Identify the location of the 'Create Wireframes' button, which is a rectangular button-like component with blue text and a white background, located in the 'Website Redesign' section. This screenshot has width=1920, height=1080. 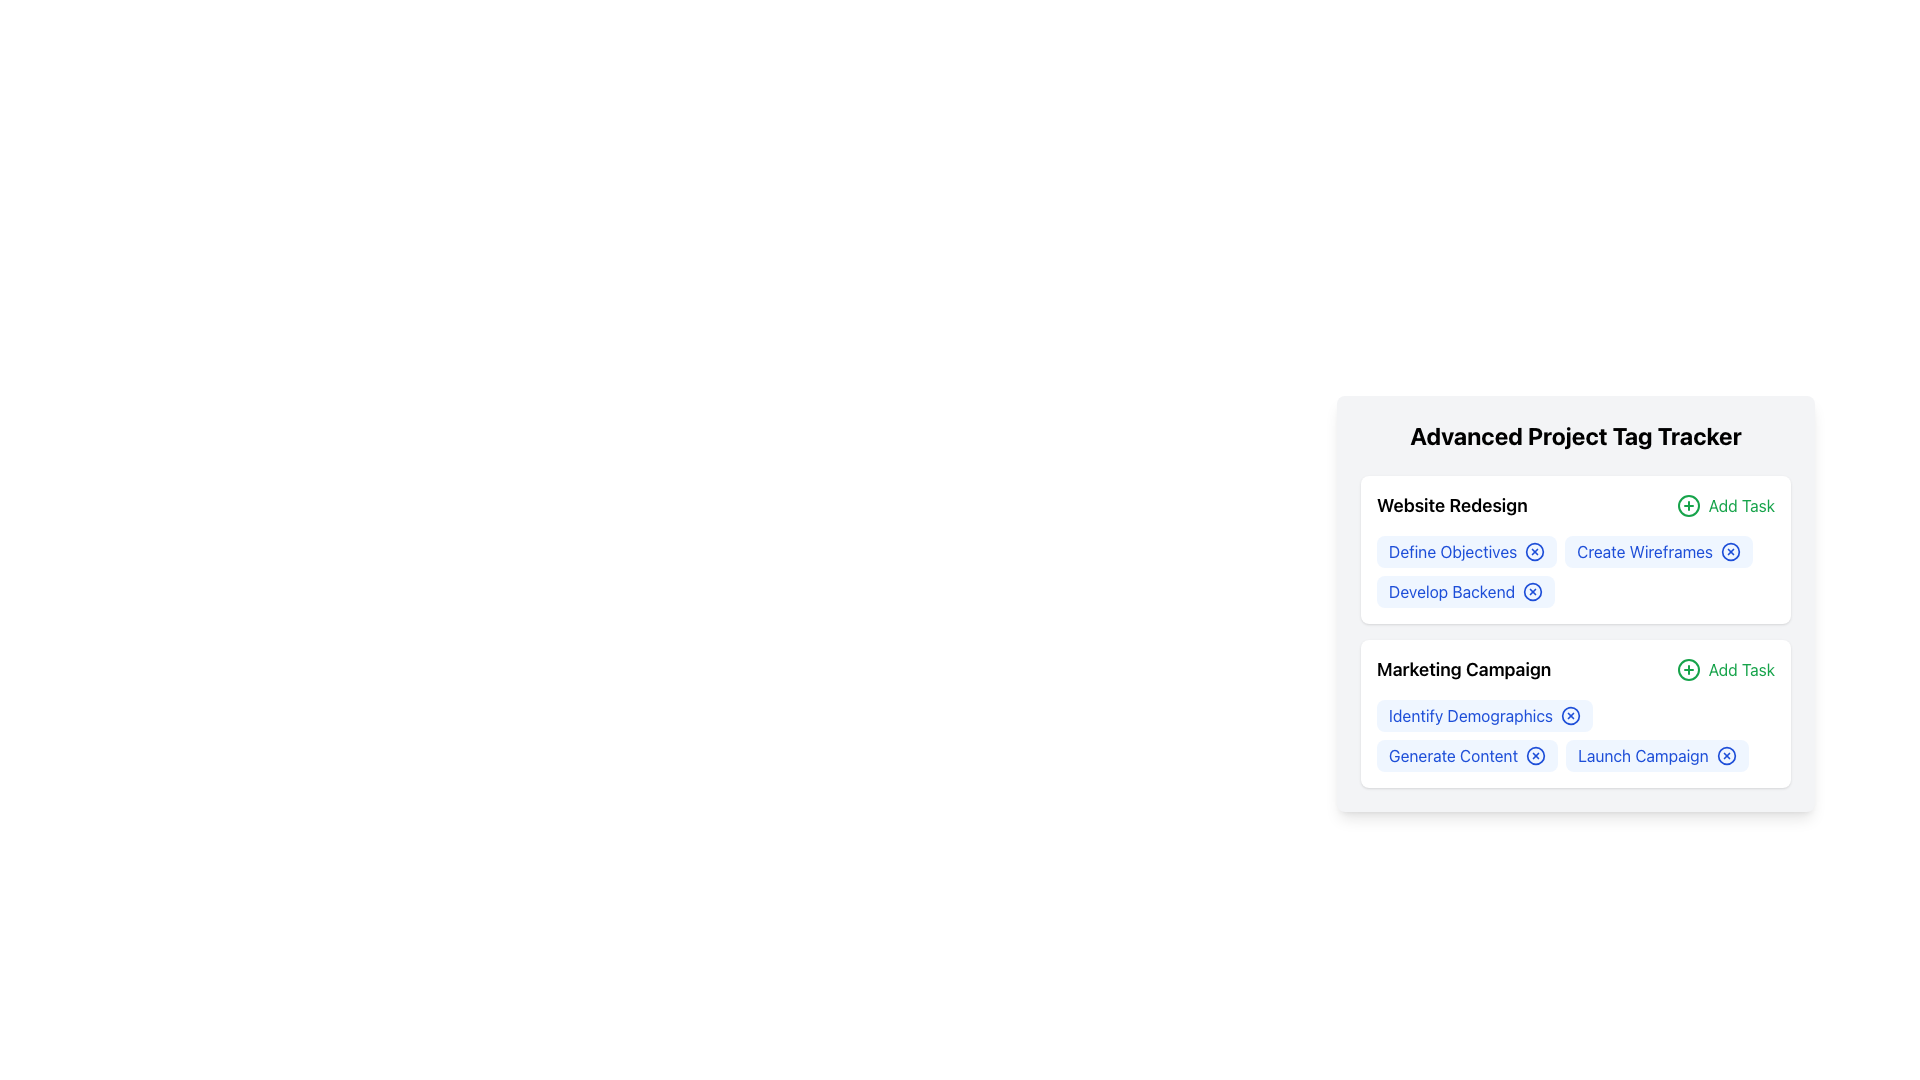
(1659, 551).